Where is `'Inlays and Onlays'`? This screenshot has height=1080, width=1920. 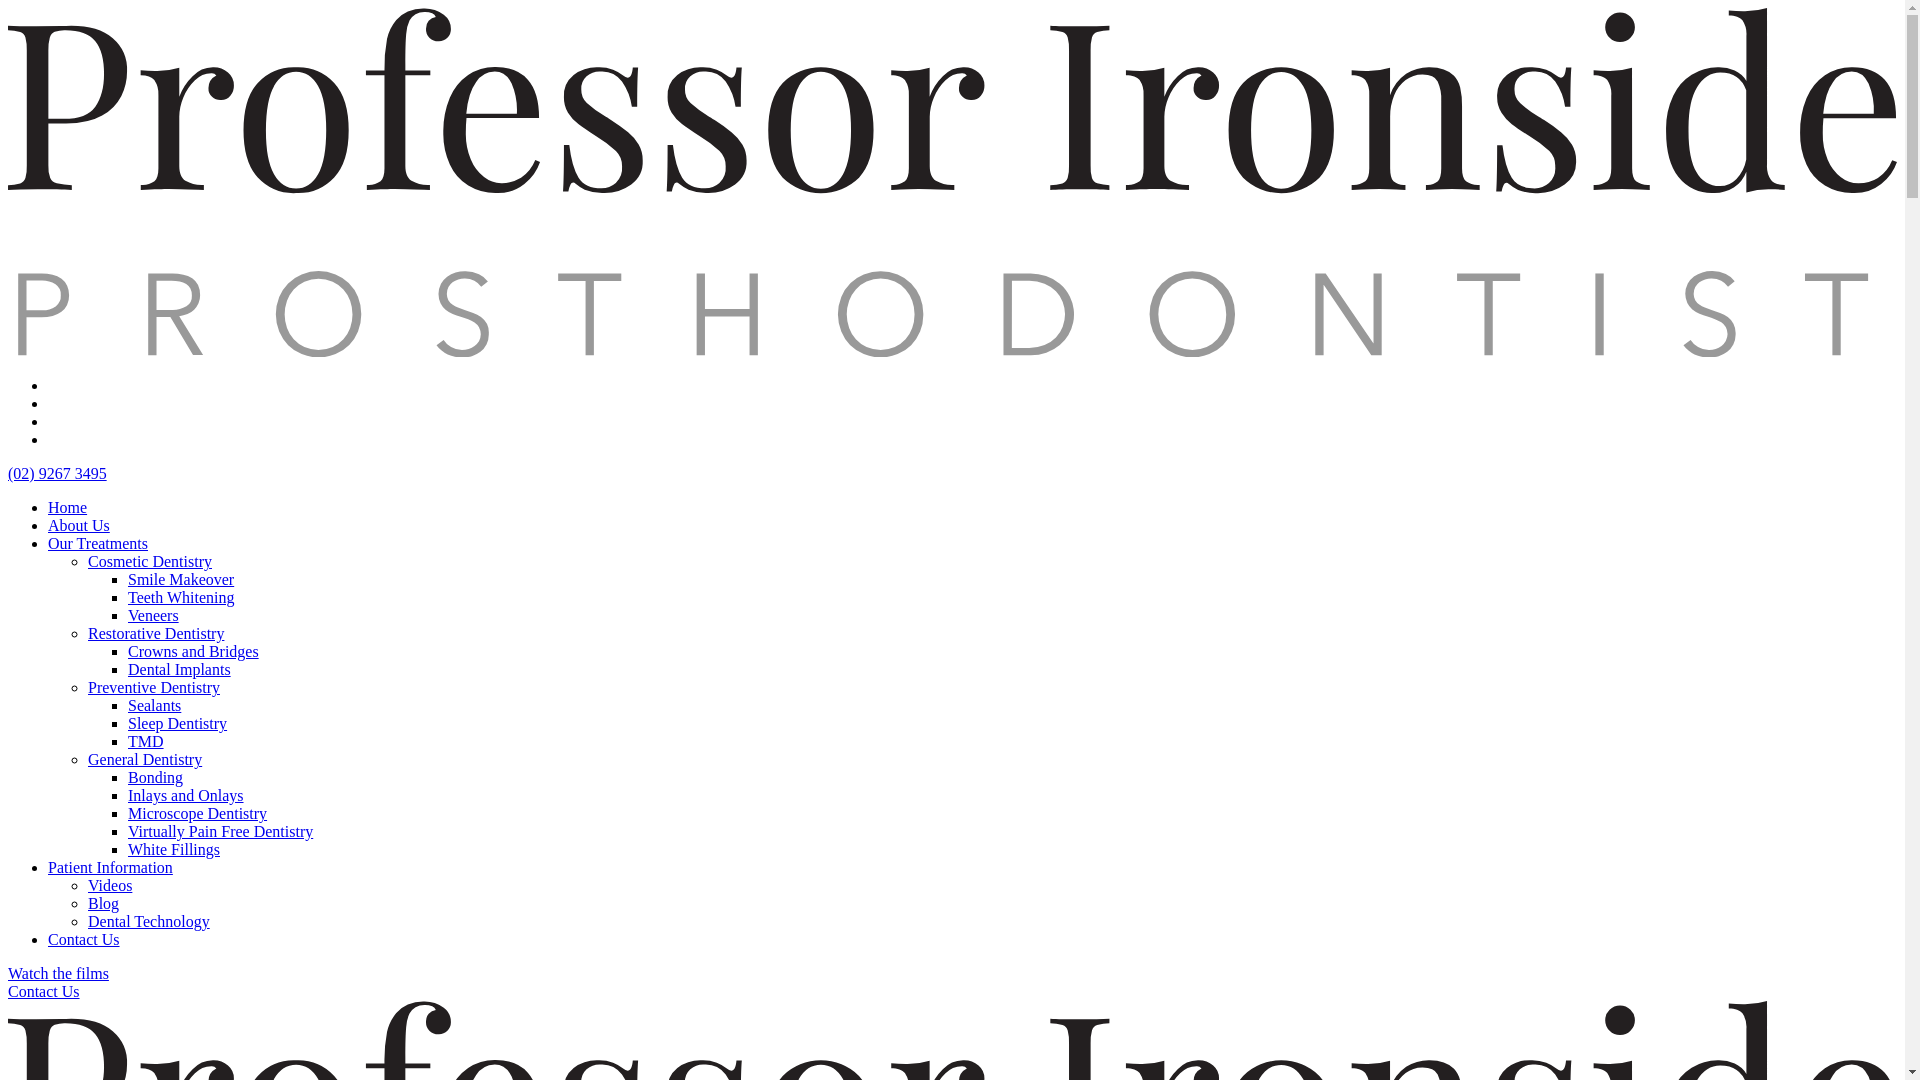 'Inlays and Onlays' is located at coordinates (186, 794).